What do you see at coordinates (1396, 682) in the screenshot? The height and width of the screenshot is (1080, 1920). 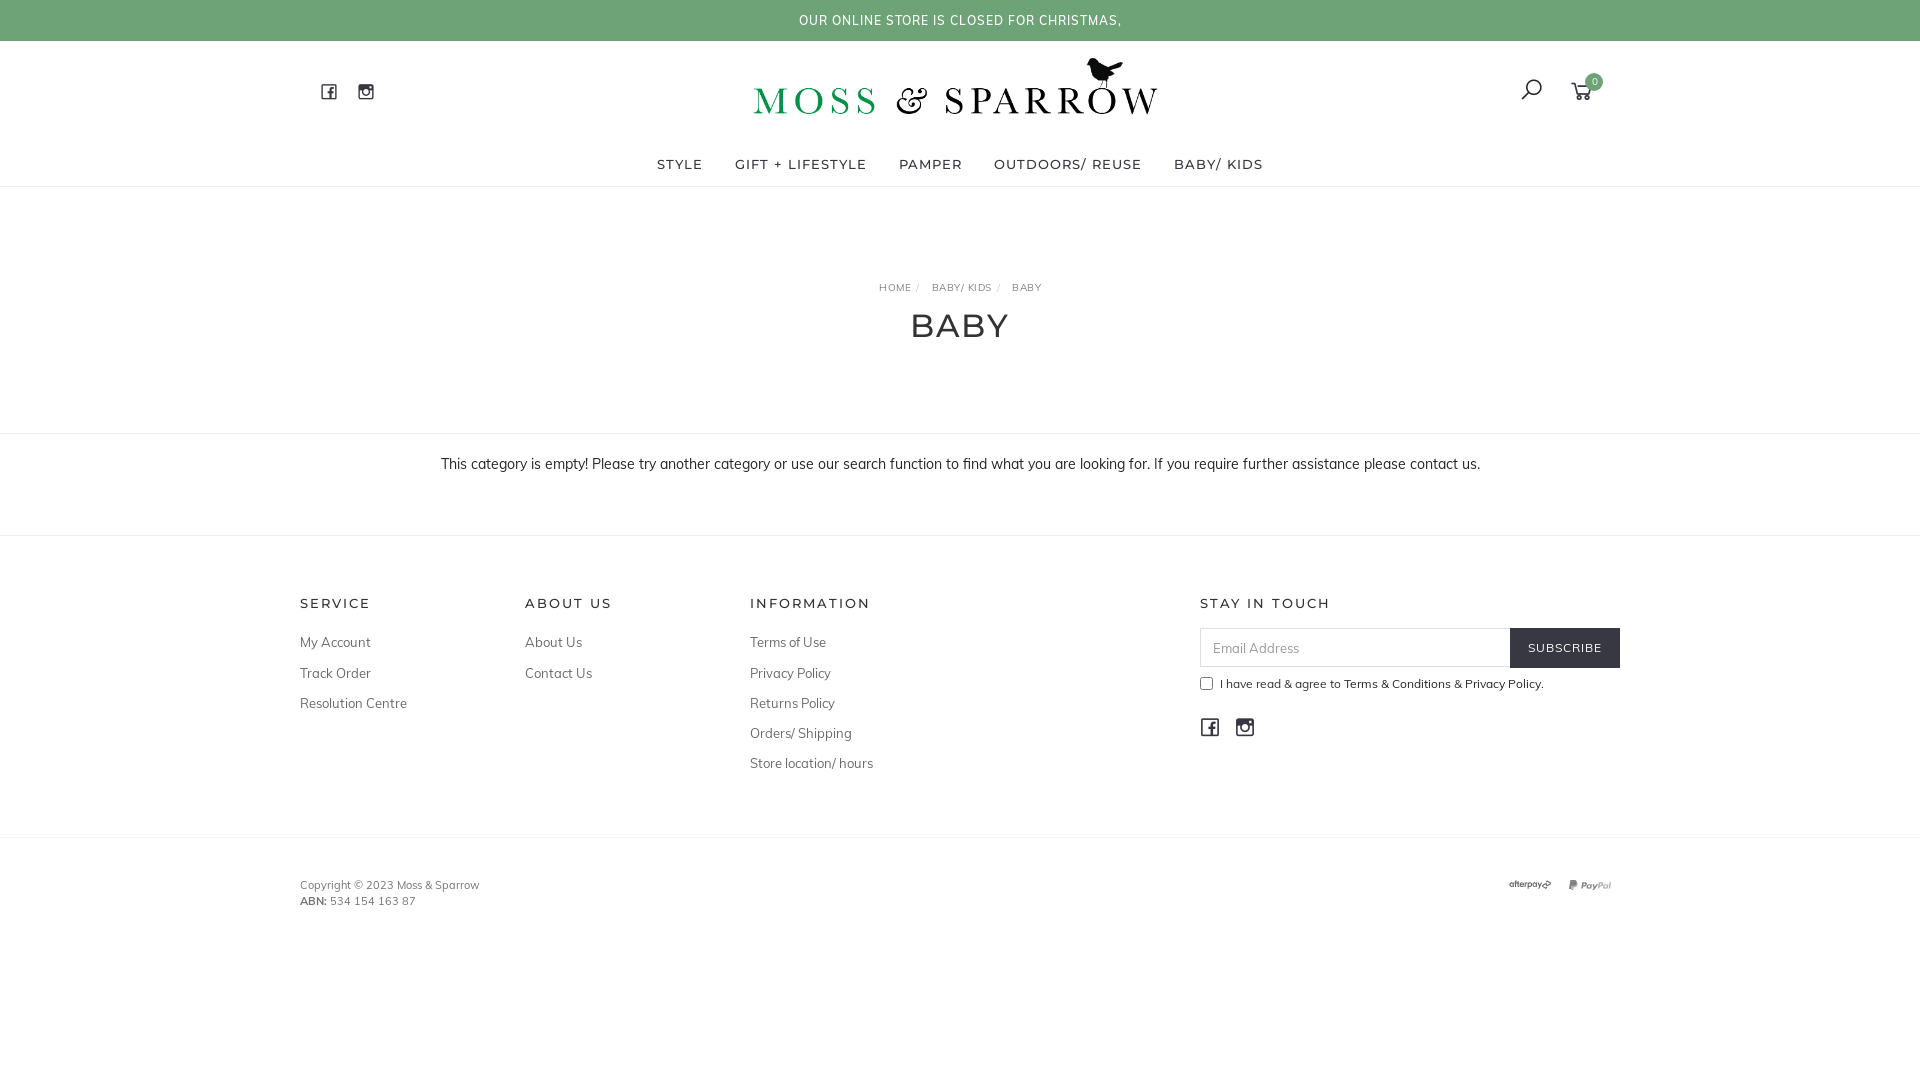 I see `'Terms & Conditions'` at bounding box center [1396, 682].